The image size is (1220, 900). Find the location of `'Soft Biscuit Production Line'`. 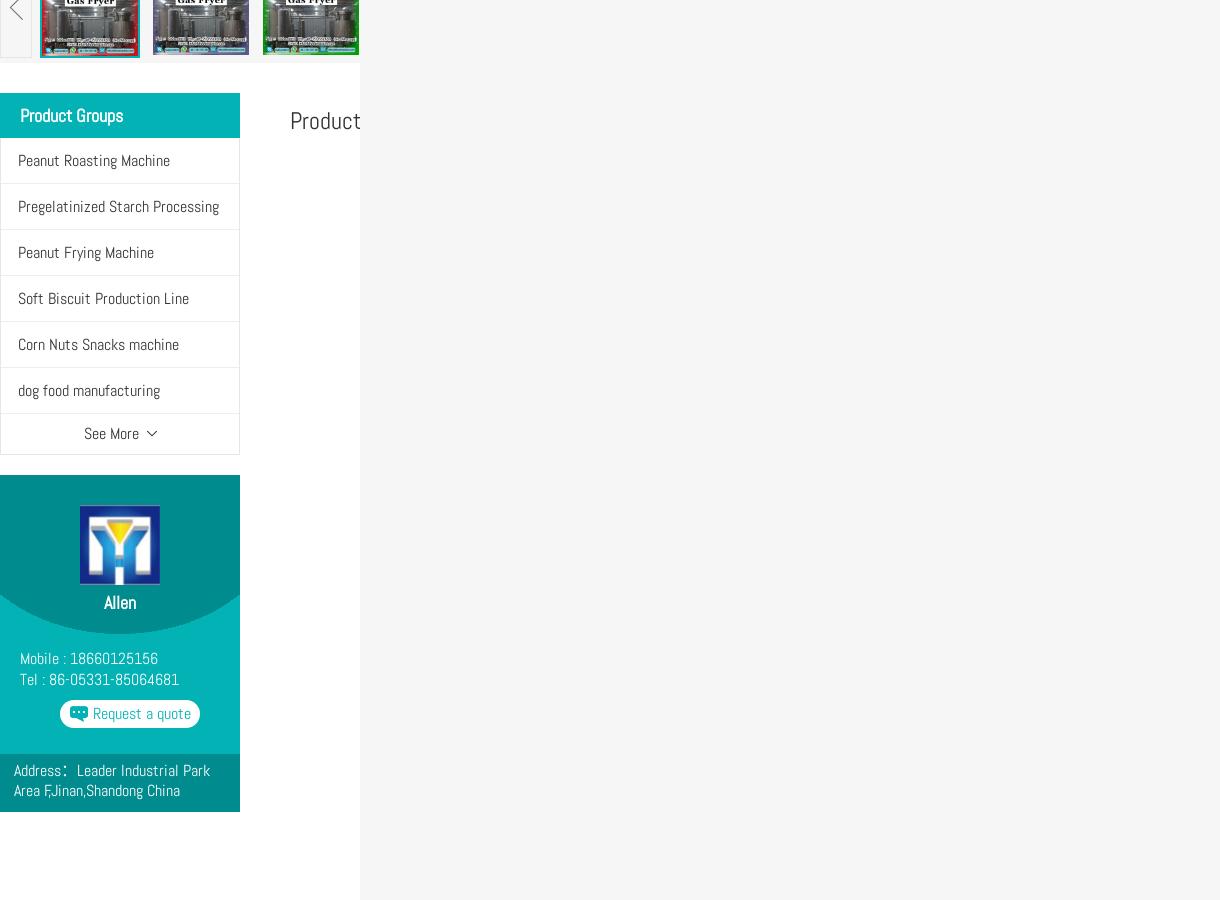

'Soft Biscuit Production Line' is located at coordinates (103, 297).